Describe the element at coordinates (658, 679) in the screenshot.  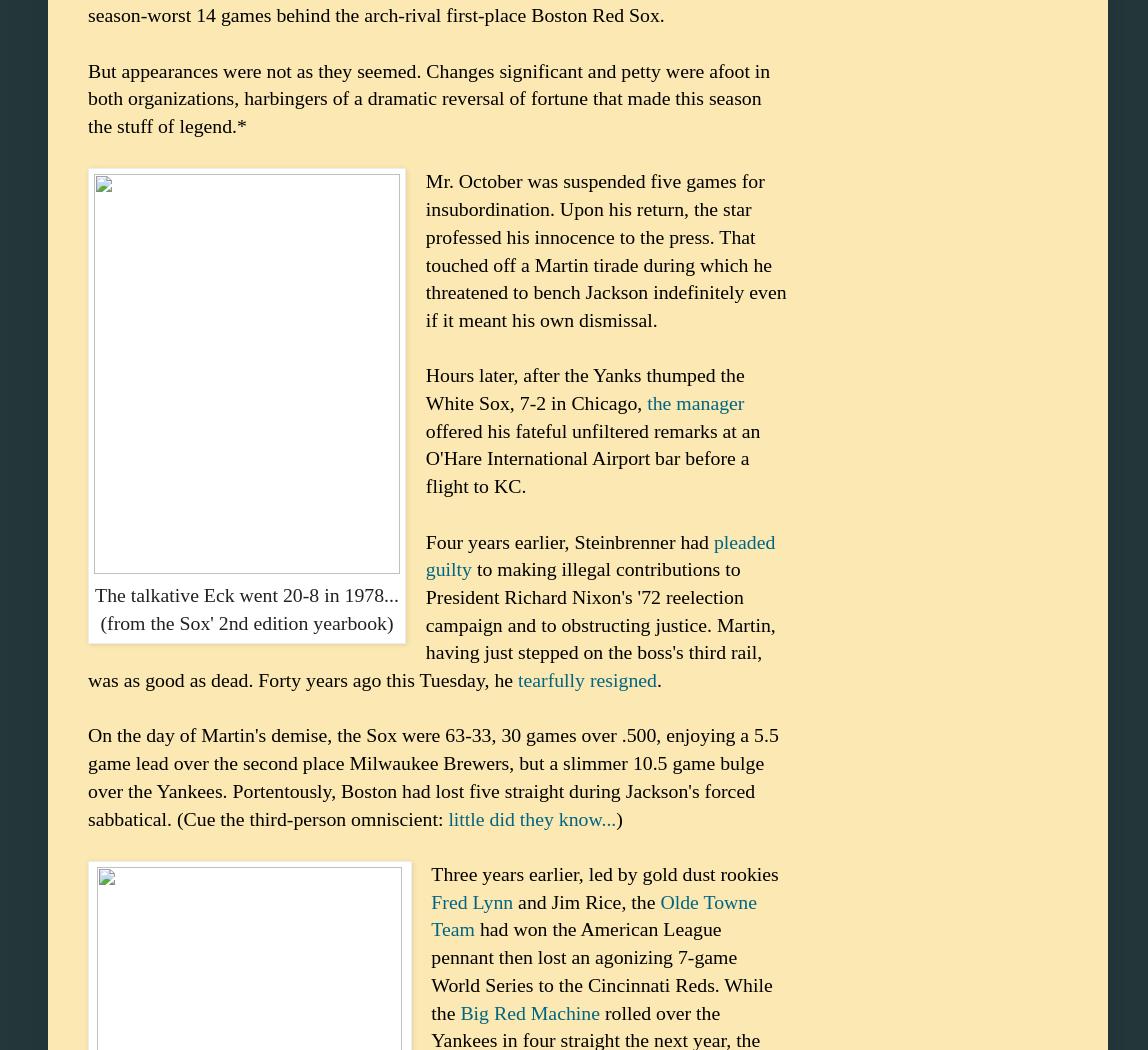
I see `'.'` at that location.